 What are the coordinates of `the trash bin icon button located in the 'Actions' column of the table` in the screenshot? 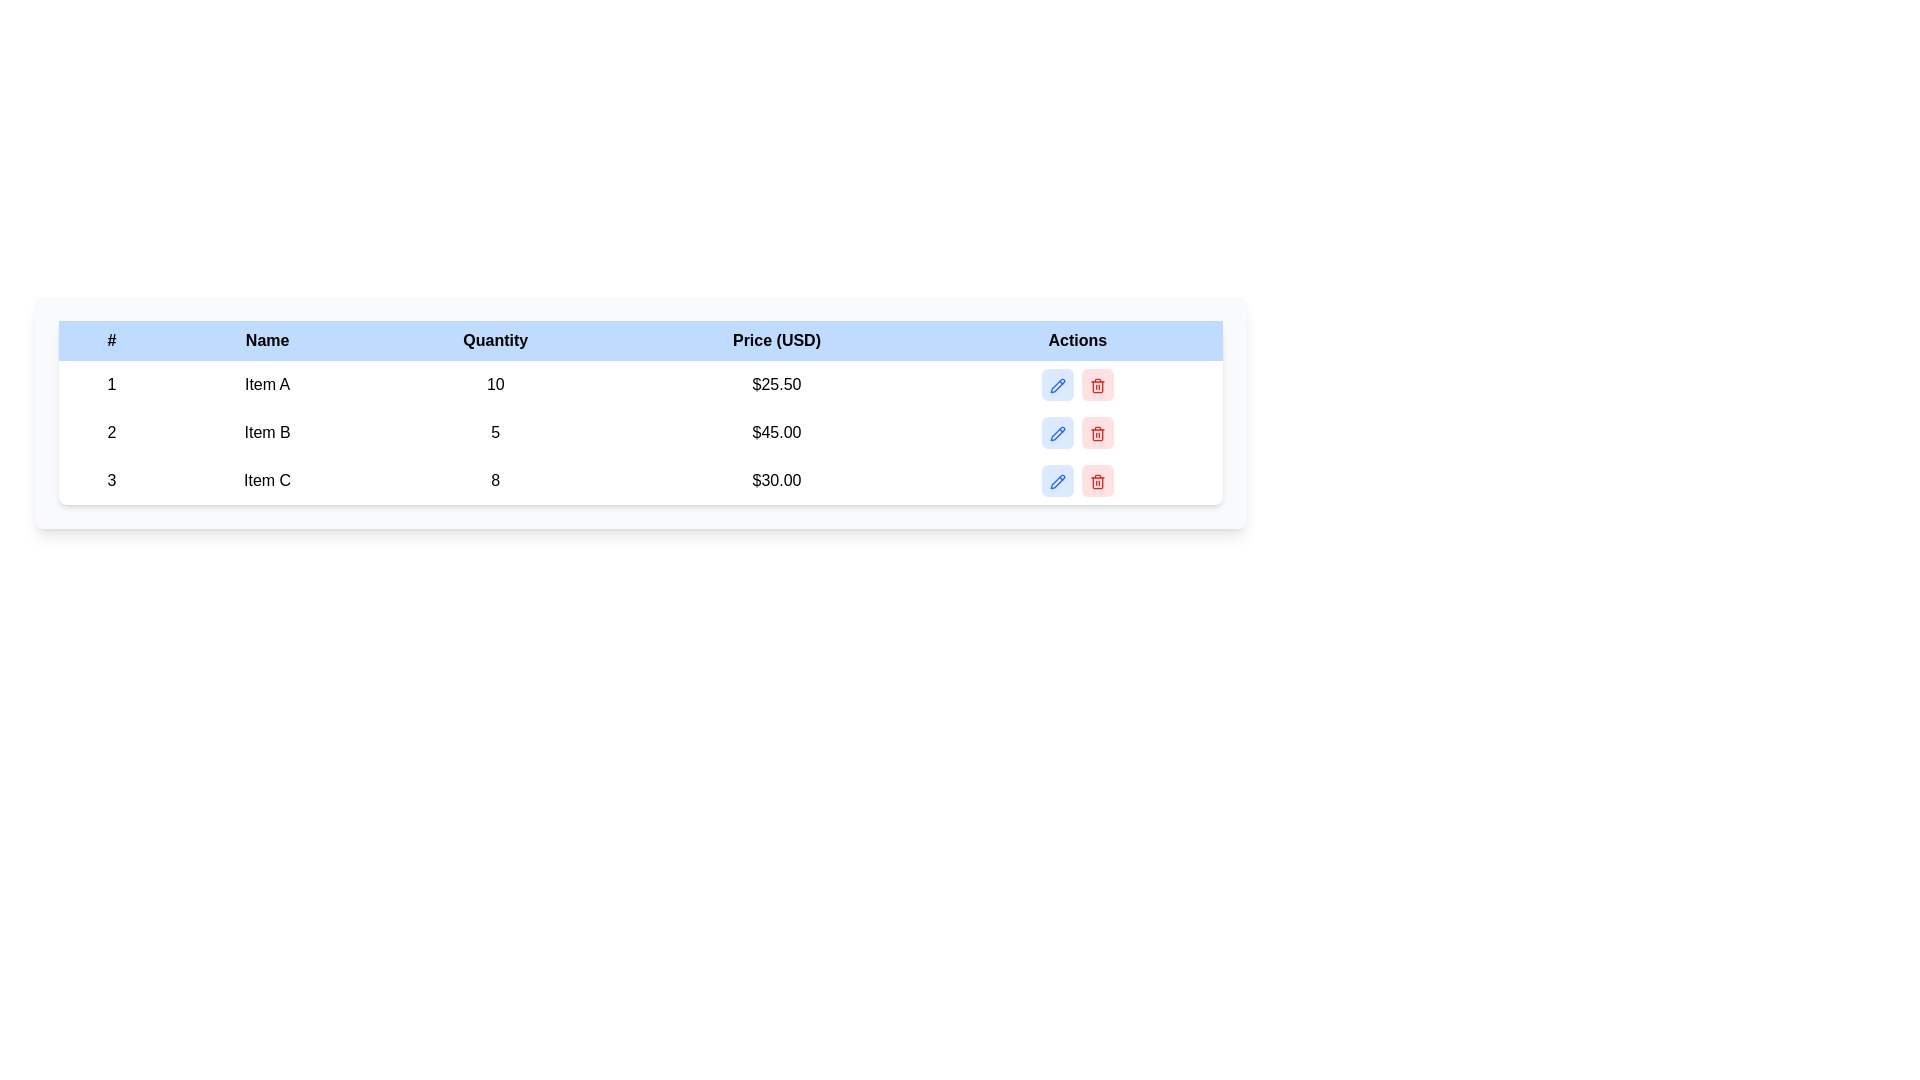 It's located at (1096, 432).